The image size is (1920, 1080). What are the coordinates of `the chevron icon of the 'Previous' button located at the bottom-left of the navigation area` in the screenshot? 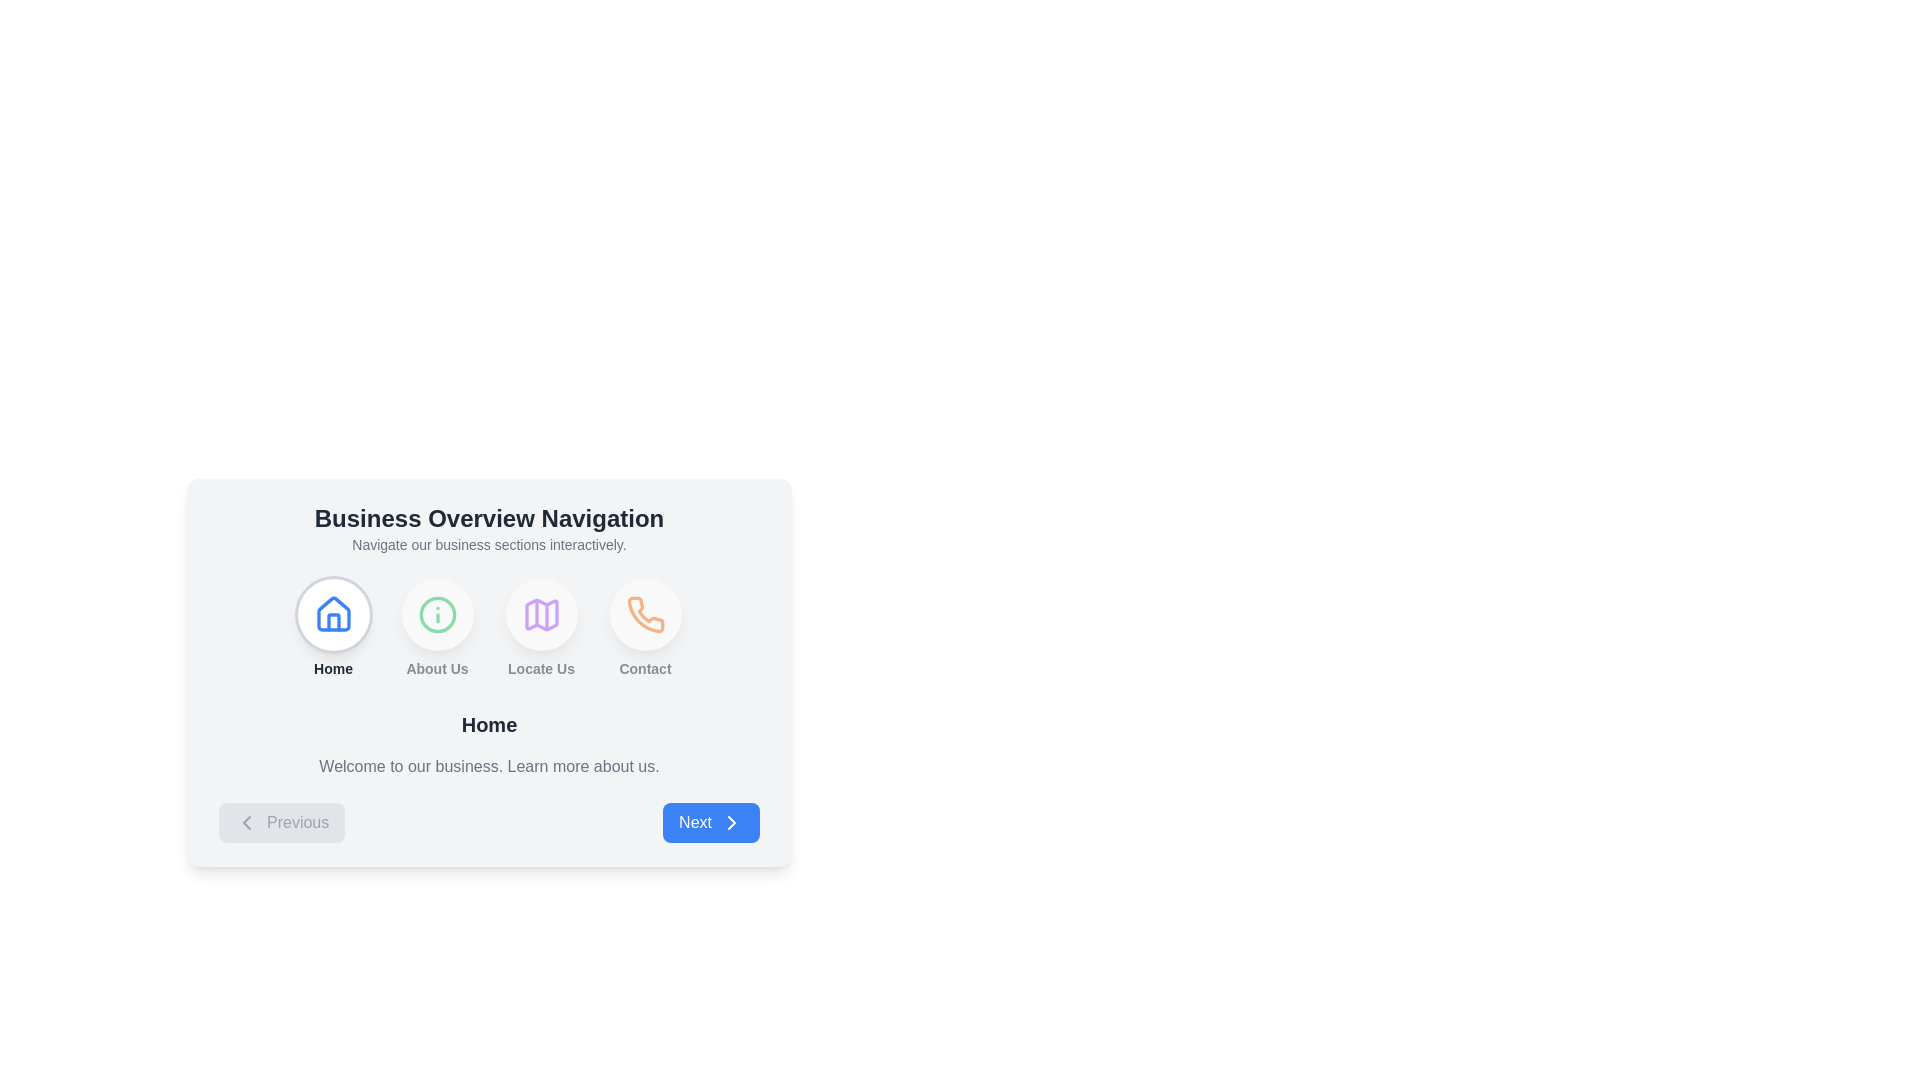 It's located at (245, 822).